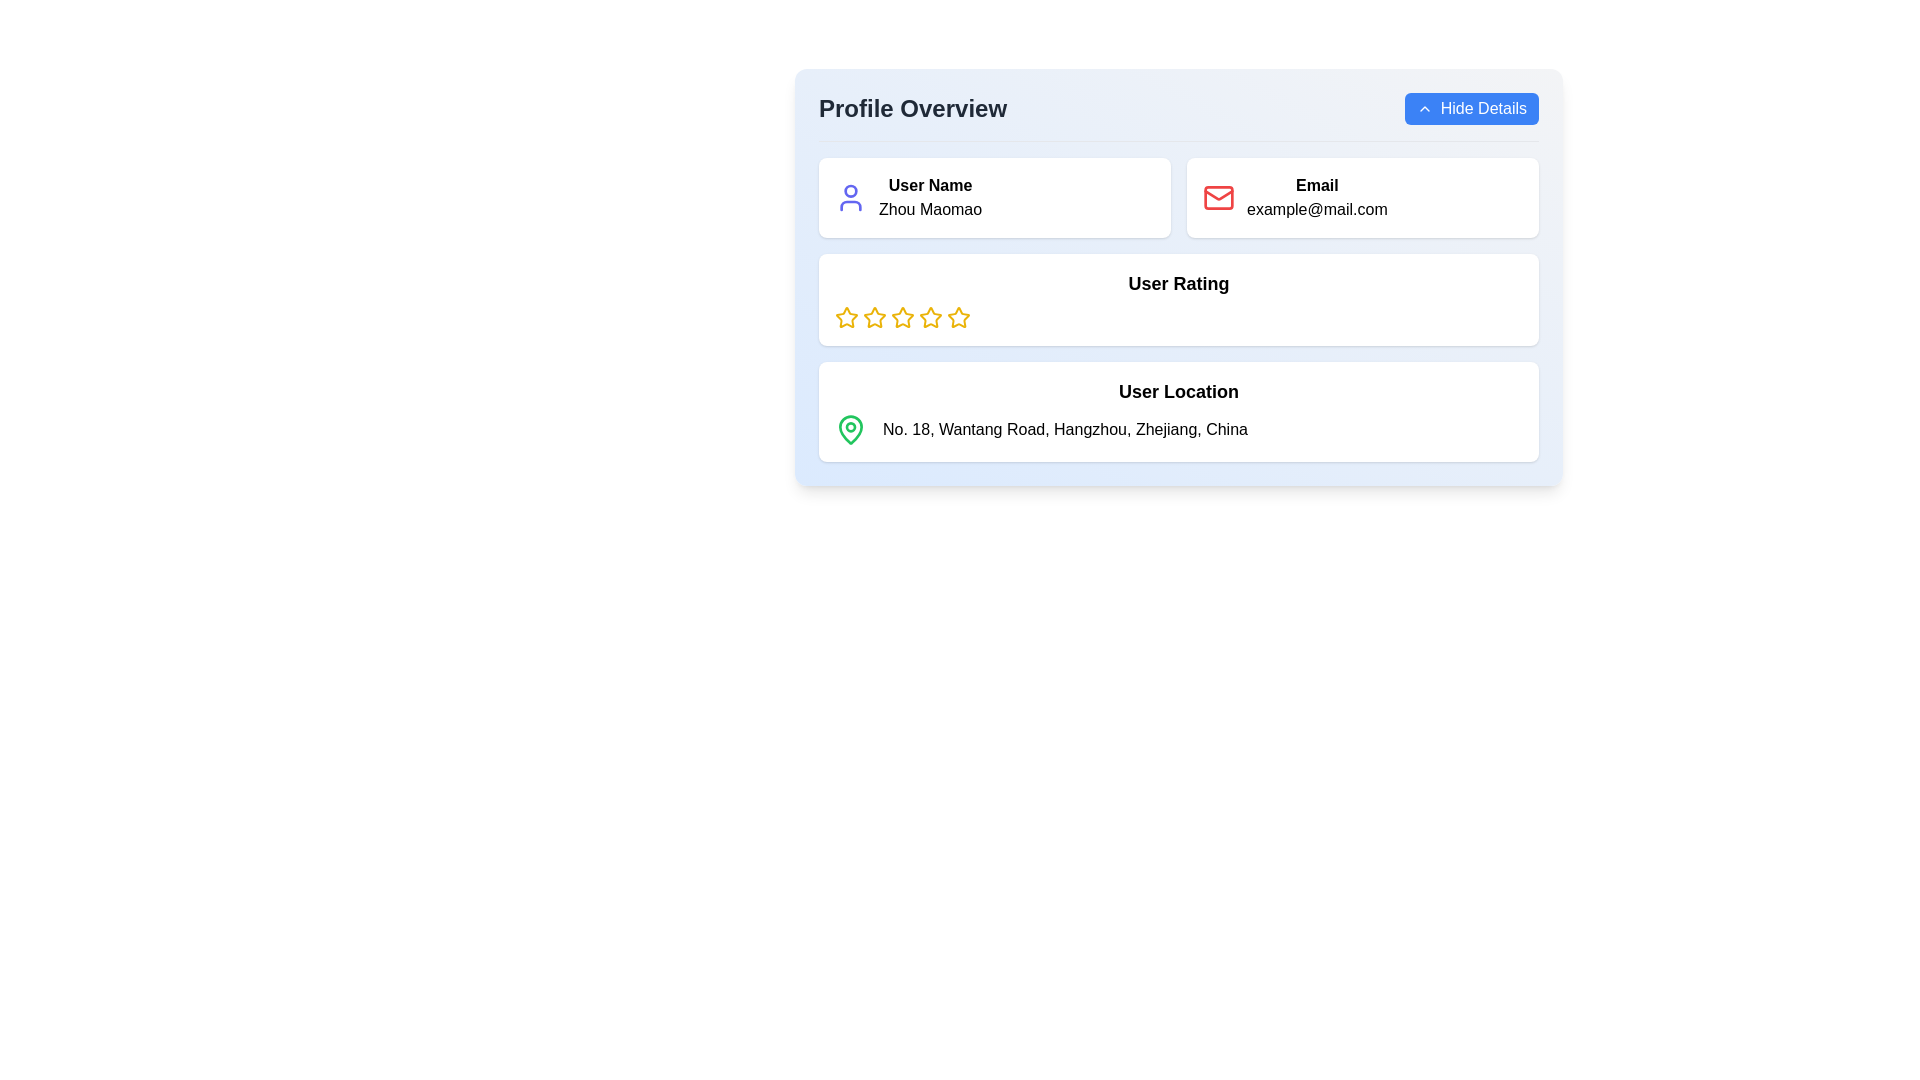 The height and width of the screenshot is (1080, 1920). I want to click on the first star-shaped rating icon with a bright yellow outline and white fill, located under the 'User Rating' header, so click(846, 316).